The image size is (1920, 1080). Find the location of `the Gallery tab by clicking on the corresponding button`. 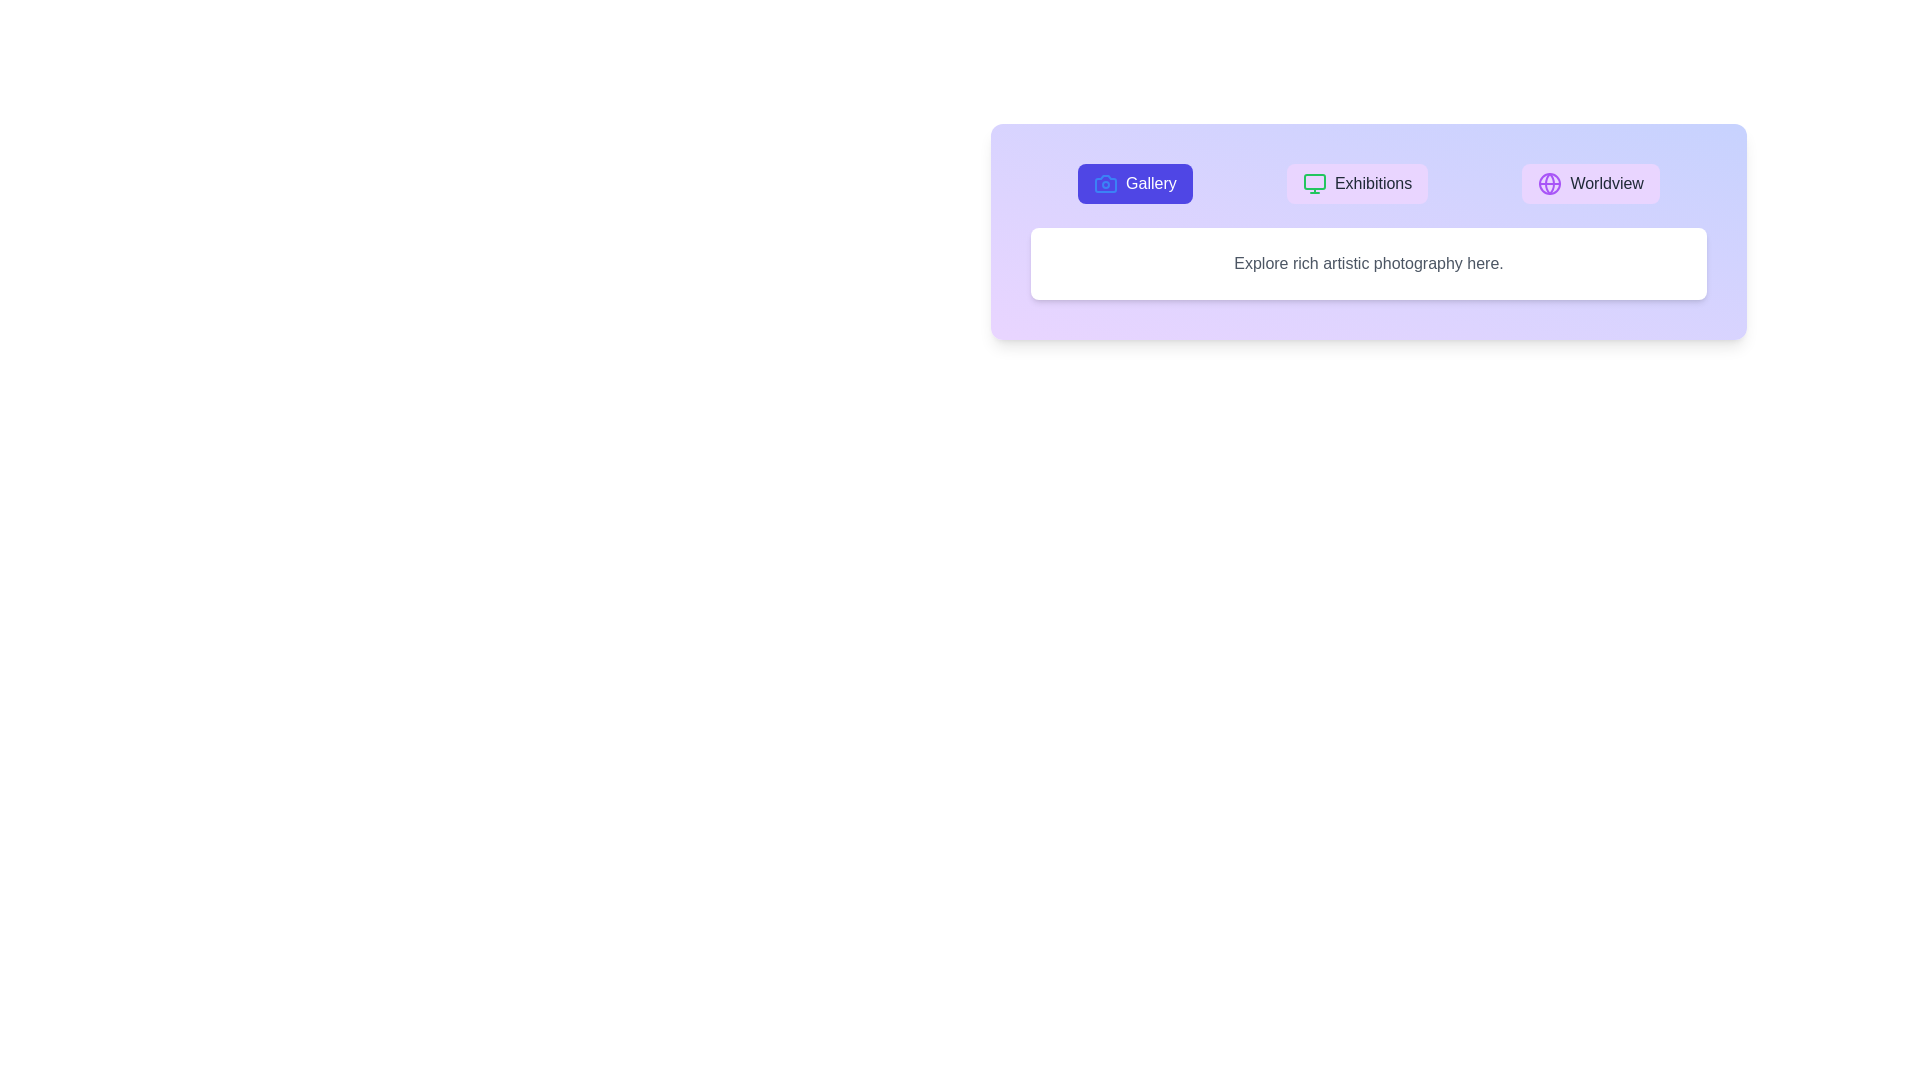

the Gallery tab by clicking on the corresponding button is located at coordinates (1135, 184).